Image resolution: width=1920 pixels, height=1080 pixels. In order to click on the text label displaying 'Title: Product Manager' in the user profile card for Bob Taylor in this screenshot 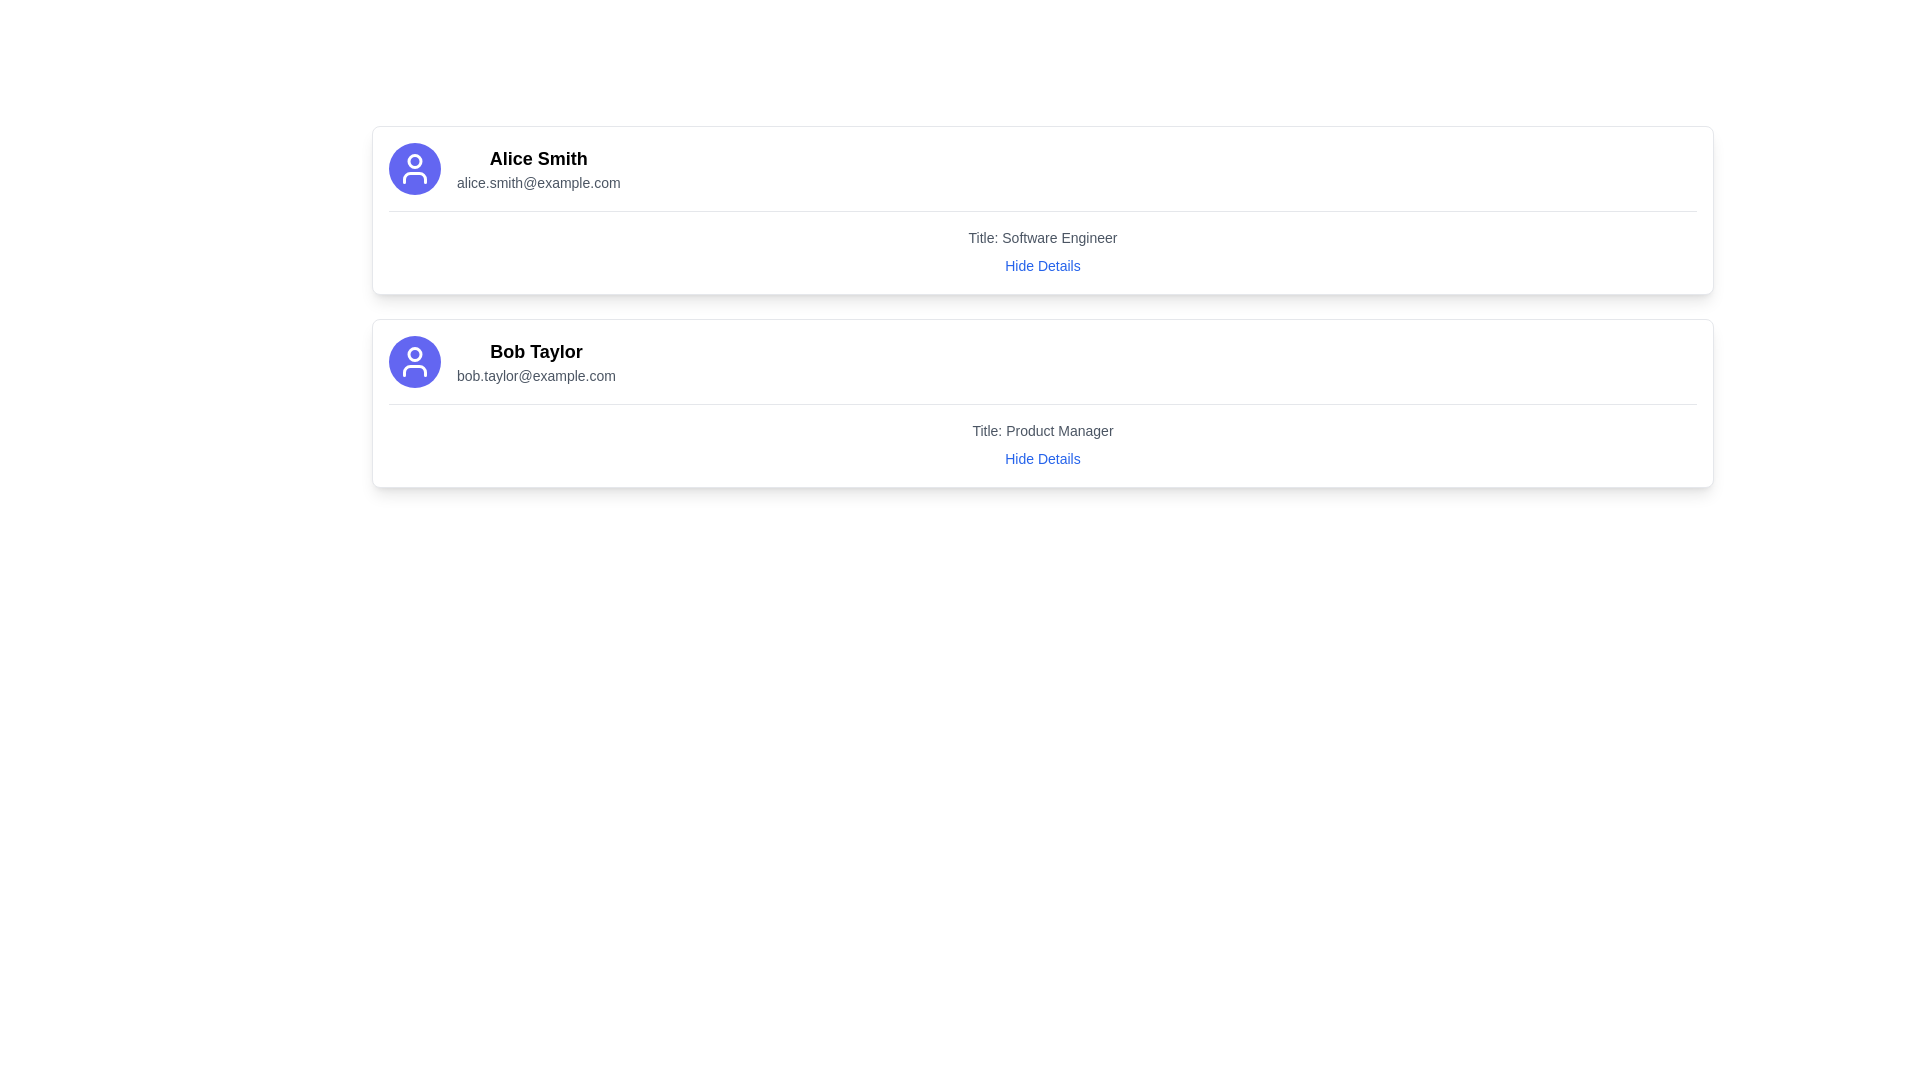, I will do `click(1041, 430)`.